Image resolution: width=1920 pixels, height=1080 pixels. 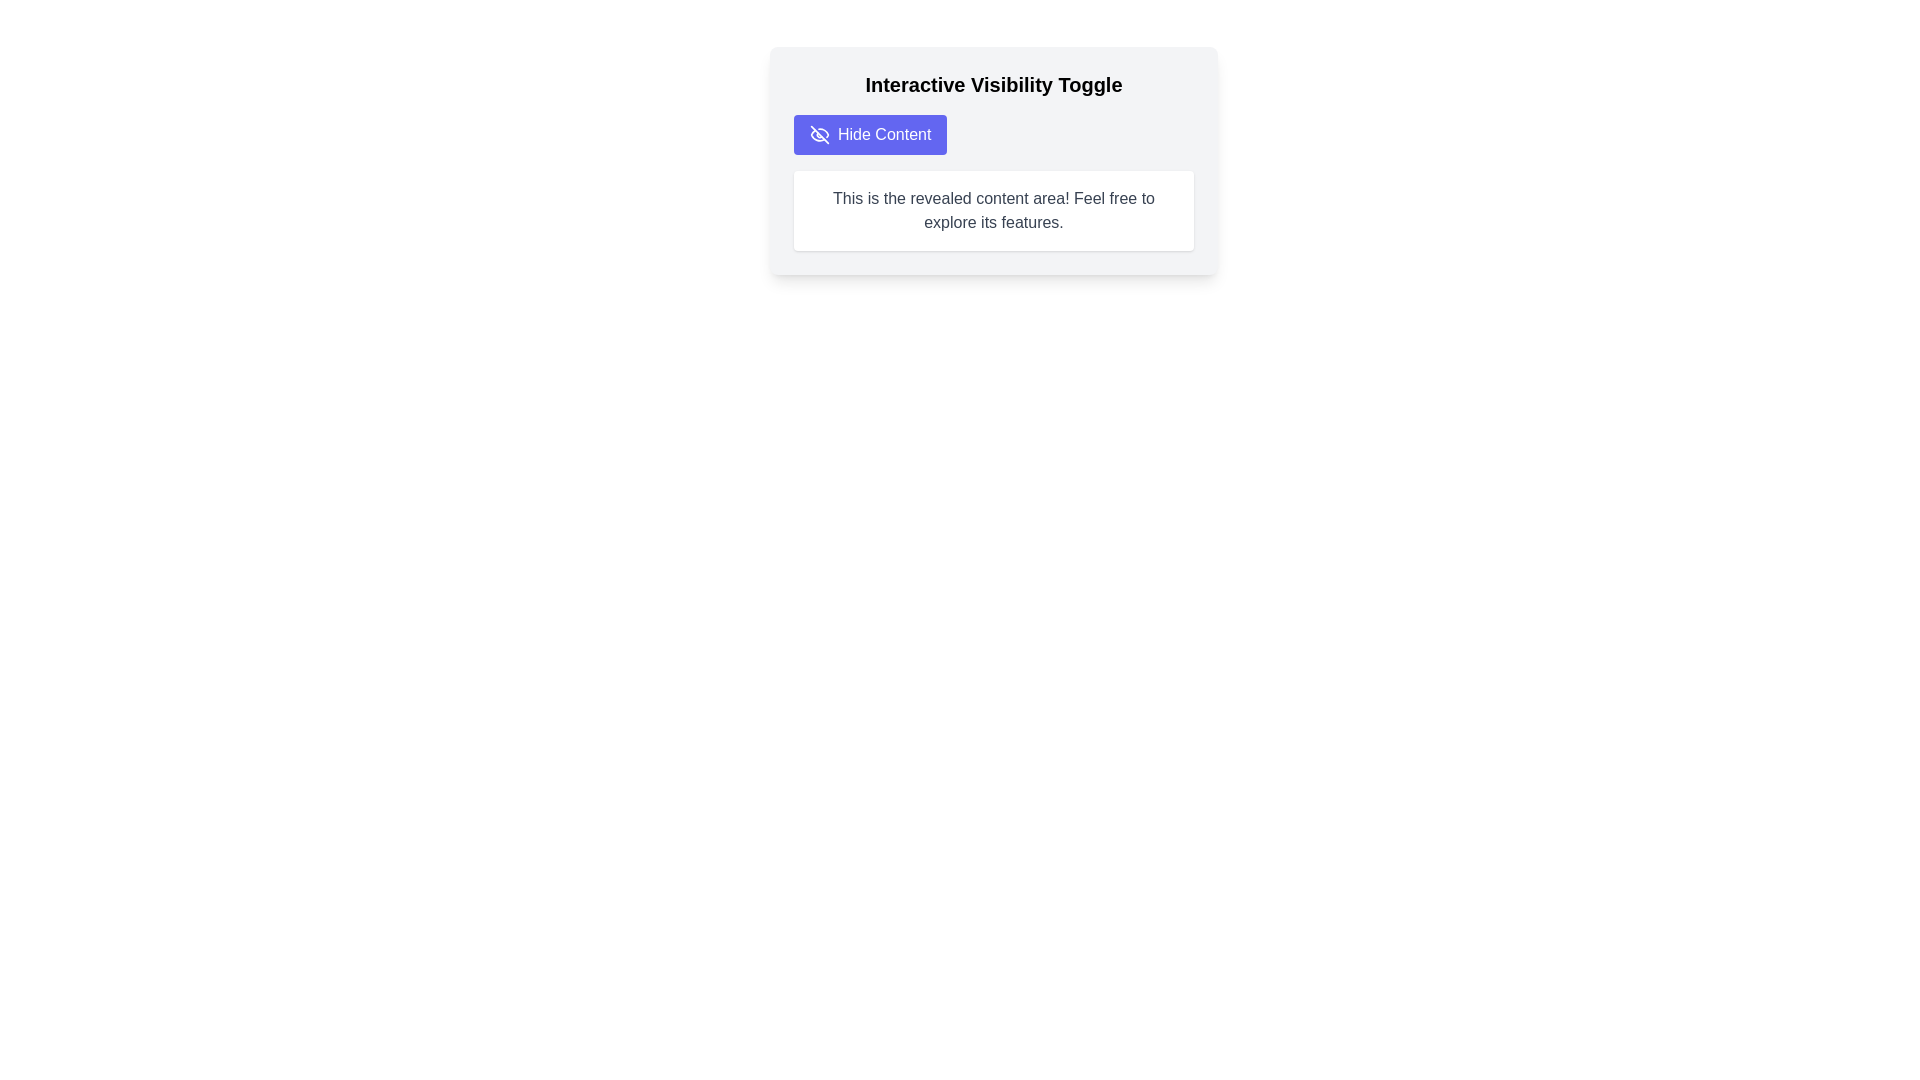 What do you see at coordinates (820, 134) in the screenshot?
I see `the eye-with-slash icon within the 'Hide Content' button to initiate the visibility off action, assuming the button is interactive` at bounding box center [820, 134].